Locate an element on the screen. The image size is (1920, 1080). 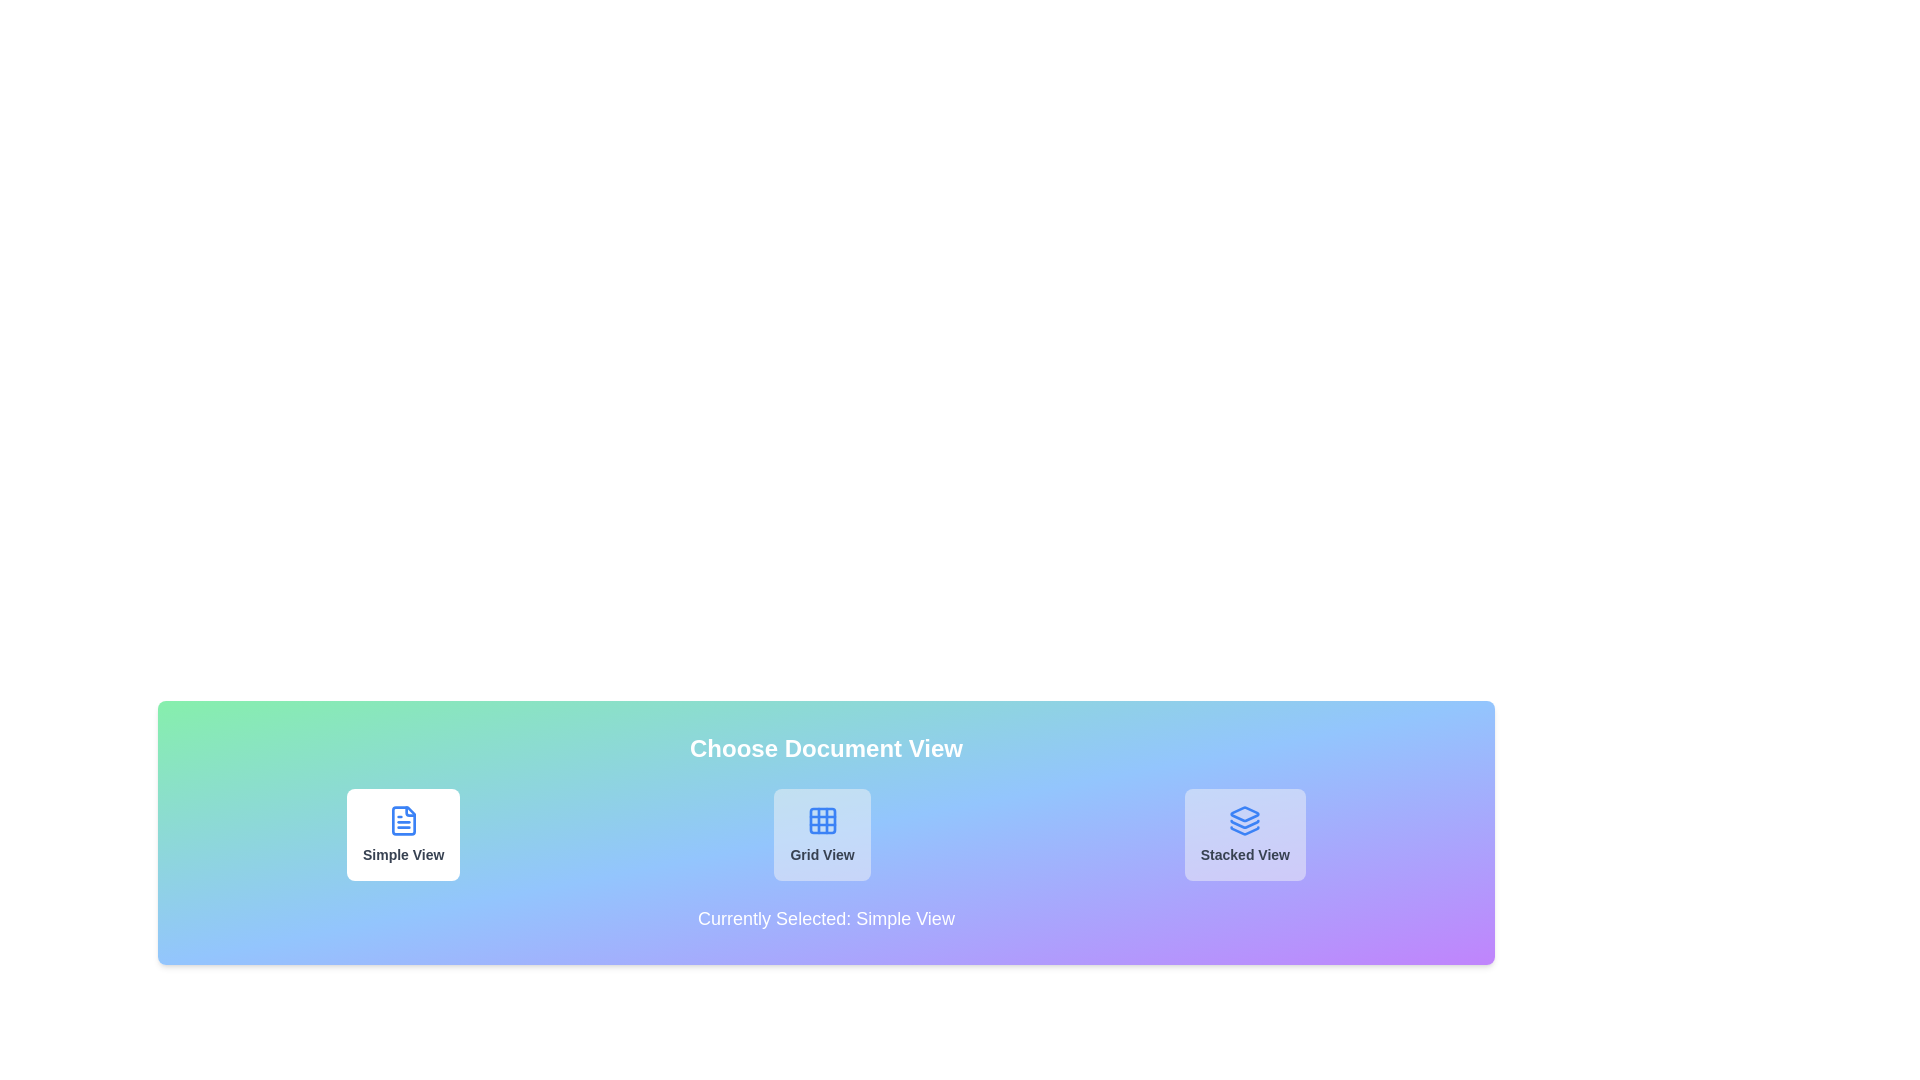
the button corresponding to Stacked View to observe its hover effect is located at coordinates (1244, 834).